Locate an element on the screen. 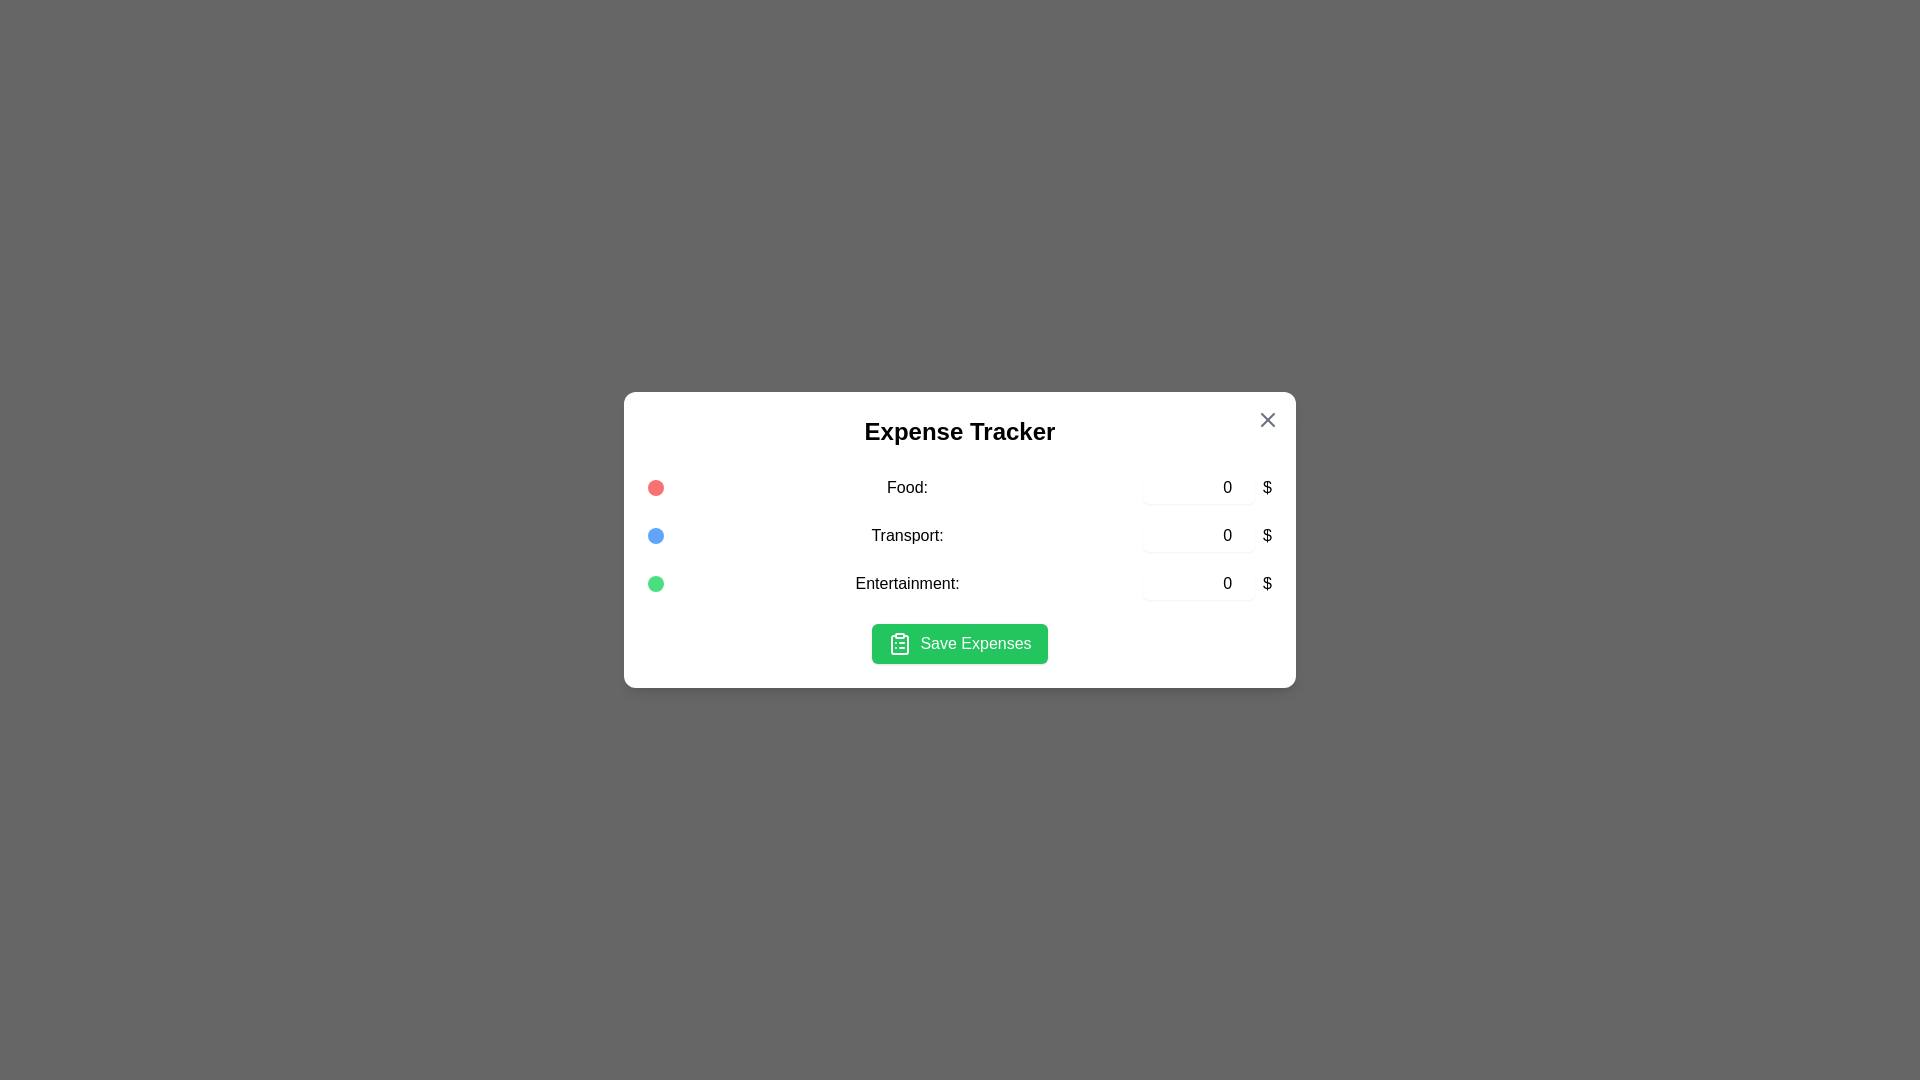 The width and height of the screenshot is (1920, 1080). 'Save Expenses' button to save the entered data is located at coordinates (960, 644).